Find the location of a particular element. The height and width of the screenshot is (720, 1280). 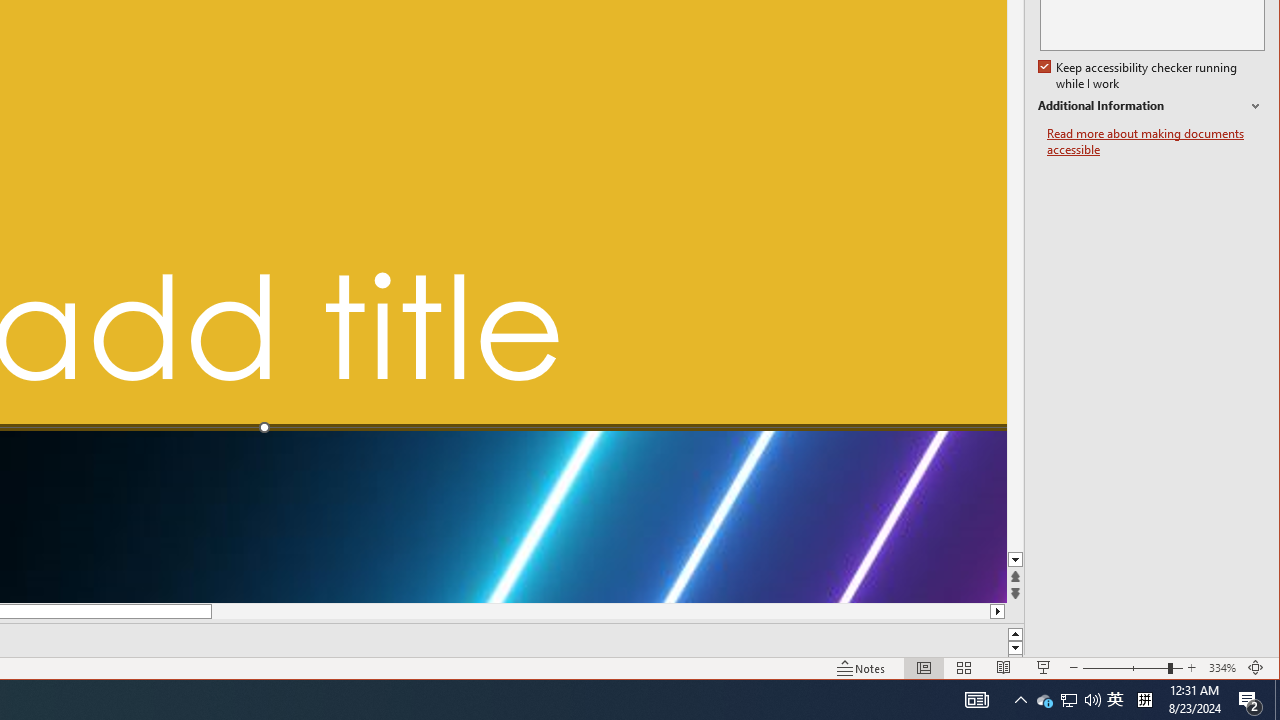

'Line down' is located at coordinates (1015, 560).